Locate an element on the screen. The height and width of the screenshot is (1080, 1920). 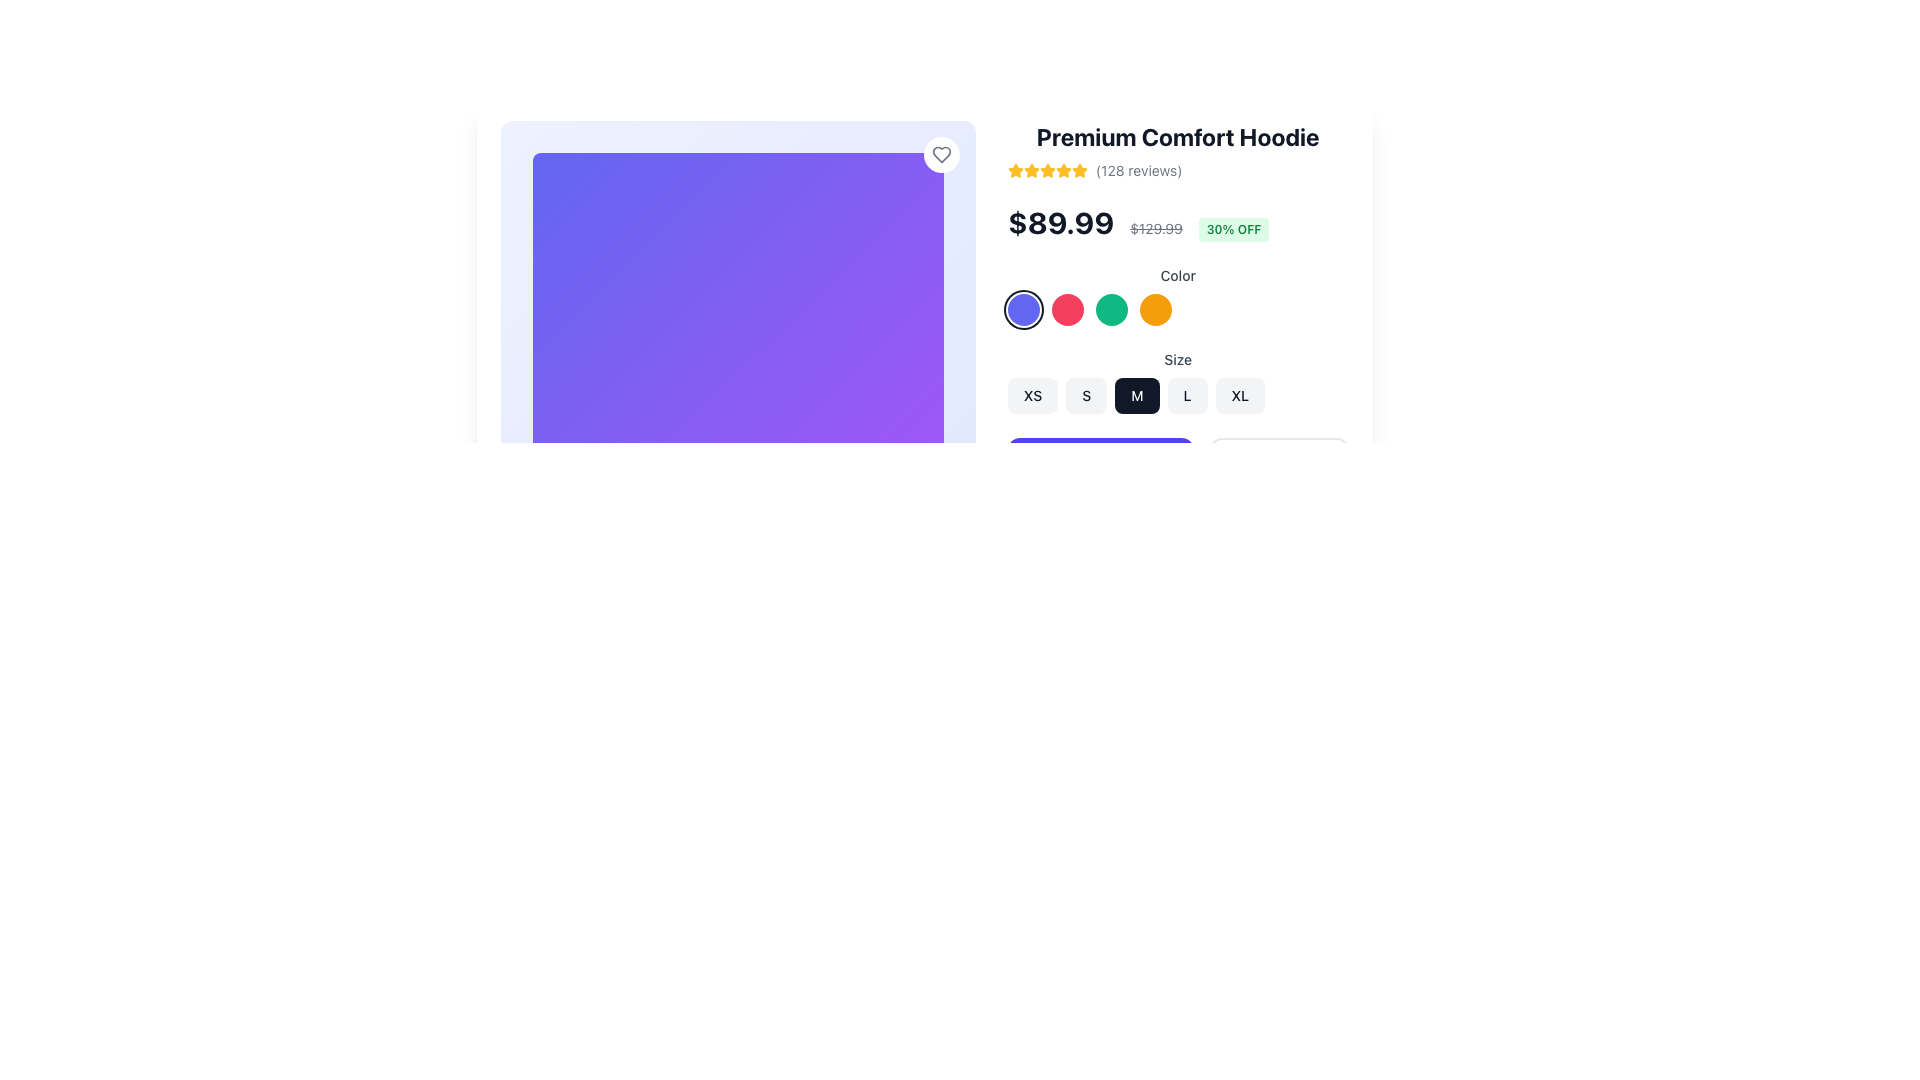
the bold text display showing the price '$89.99', which is prominently styled in a large font size and dark gray color, located centrally within the price segment of the product display is located at coordinates (1060, 223).